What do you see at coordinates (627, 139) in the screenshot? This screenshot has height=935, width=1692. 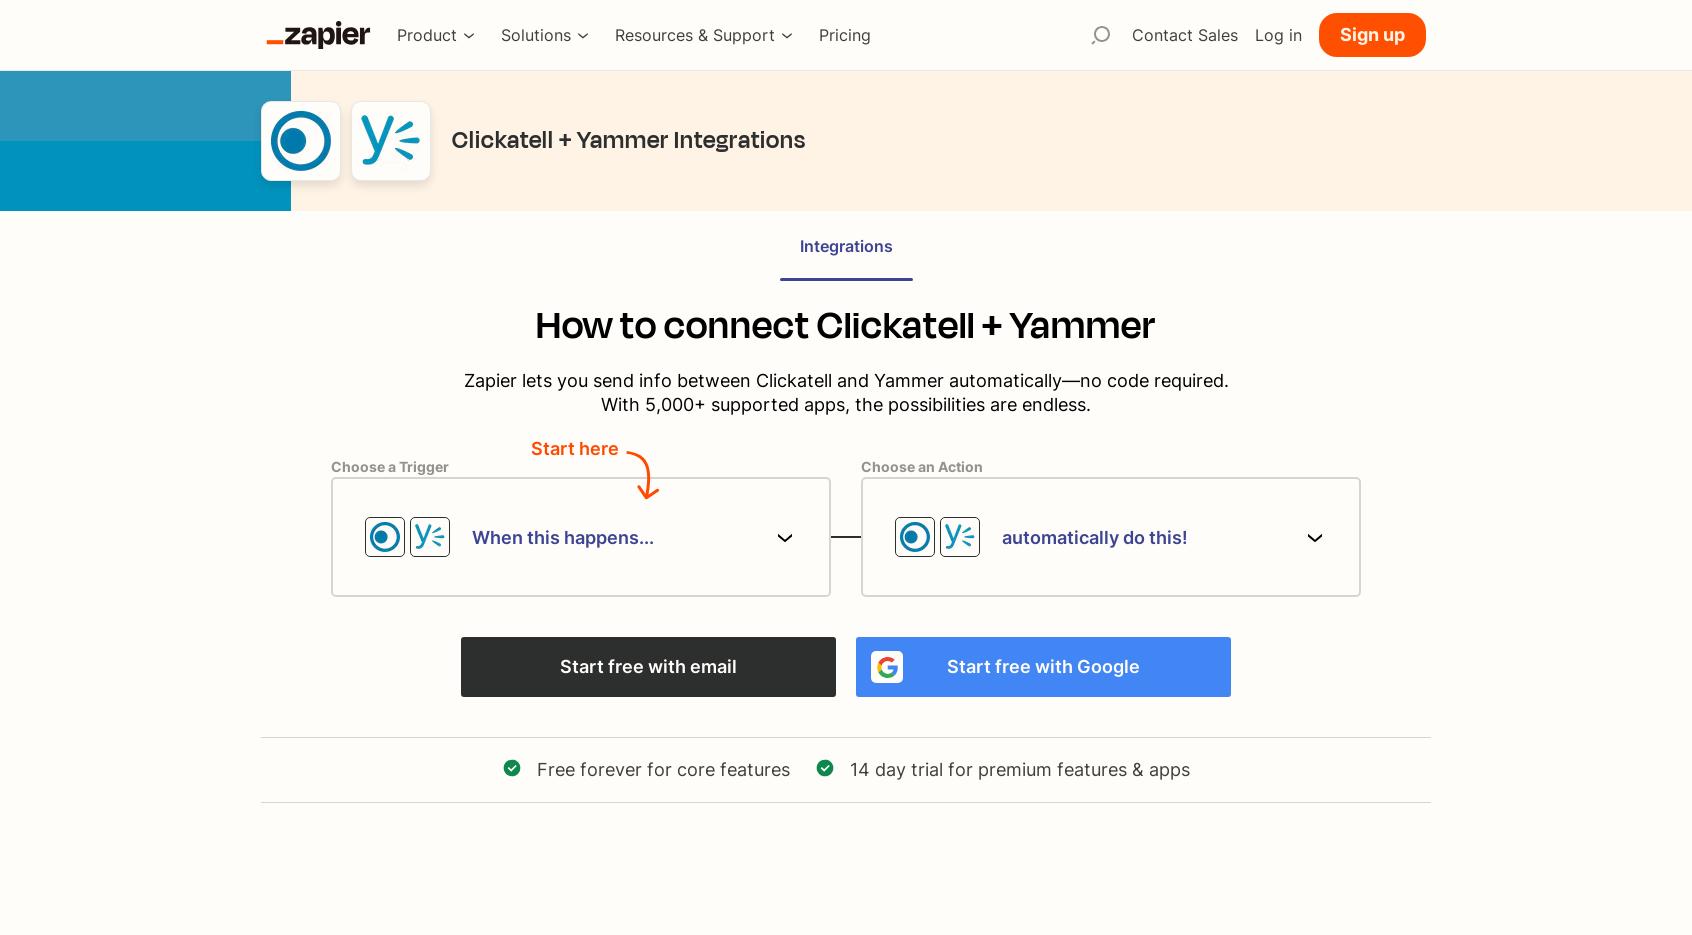 I see `'Clickatell + Yammer Integrations'` at bounding box center [627, 139].